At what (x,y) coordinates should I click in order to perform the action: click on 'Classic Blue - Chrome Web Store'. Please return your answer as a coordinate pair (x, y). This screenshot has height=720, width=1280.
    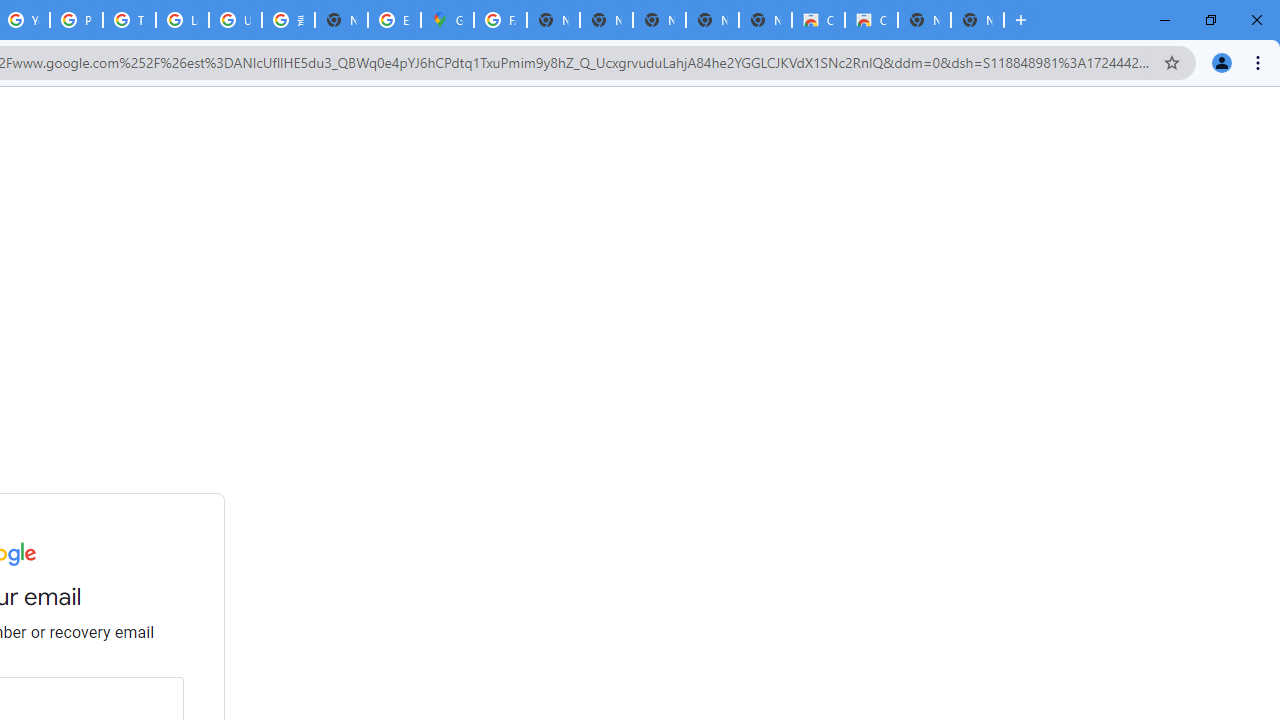
    Looking at the image, I should click on (871, 20).